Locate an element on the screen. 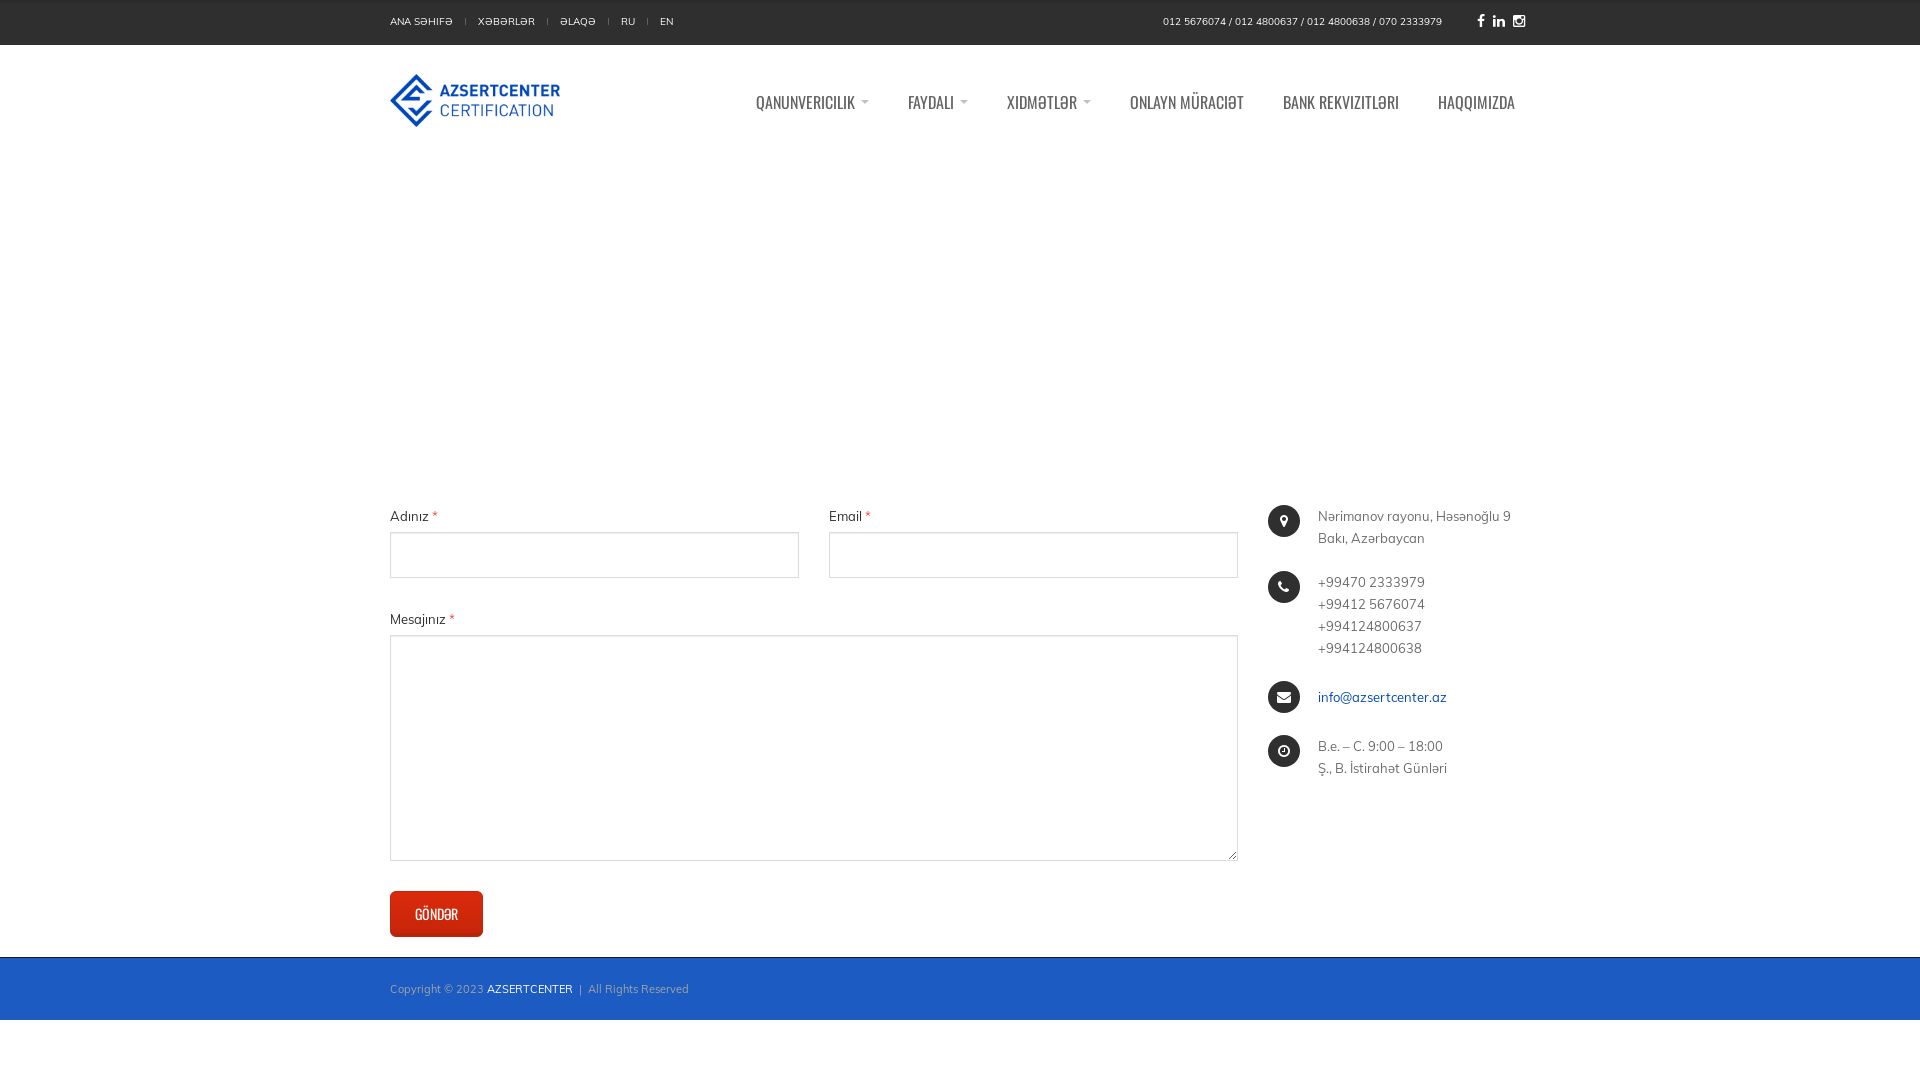 The image size is (1920, 1080). 'HAQQIMIZDA' is located at coordinates (1476, 101).